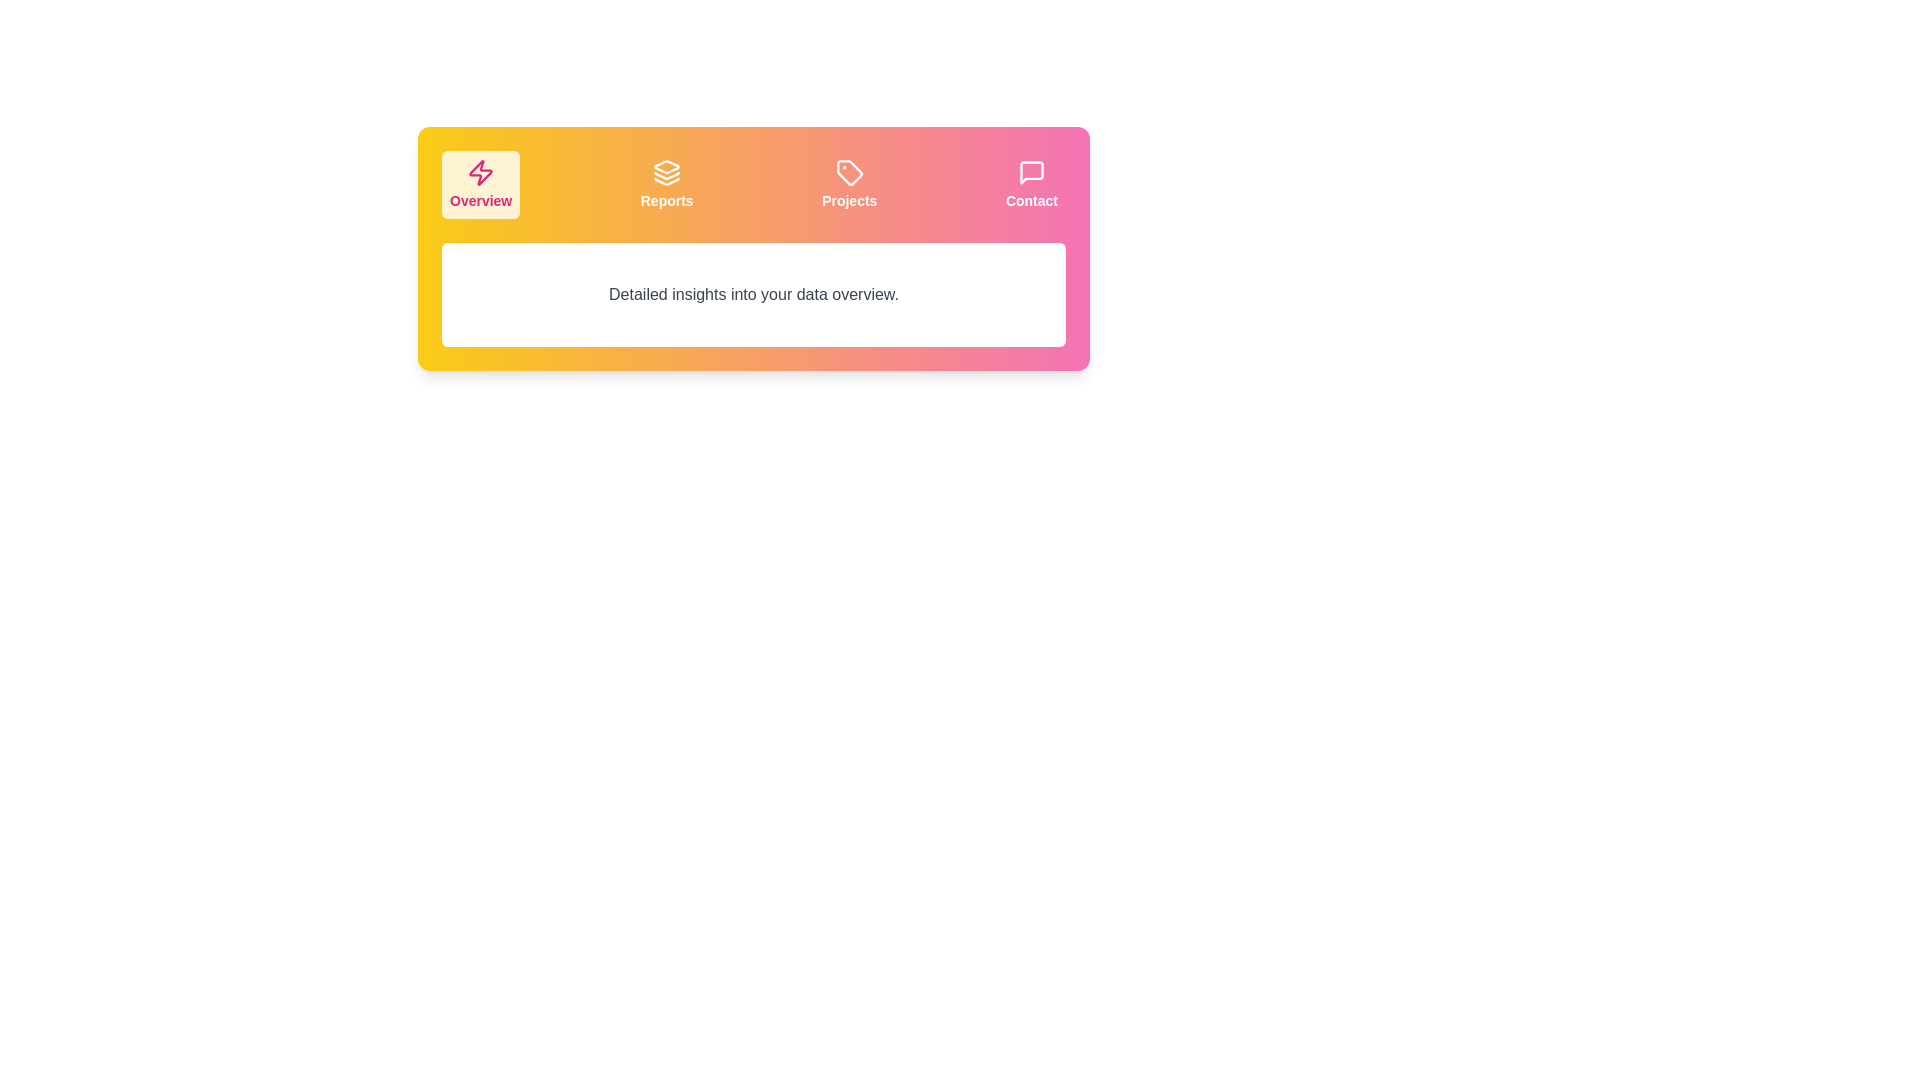  What do you see at coordinates (481, 172) in the screenshot?
I see `the 'Overview' icon located on the leftmost side of the gradient bar, above the 'Overview' label` at bounding box center [481, 172].